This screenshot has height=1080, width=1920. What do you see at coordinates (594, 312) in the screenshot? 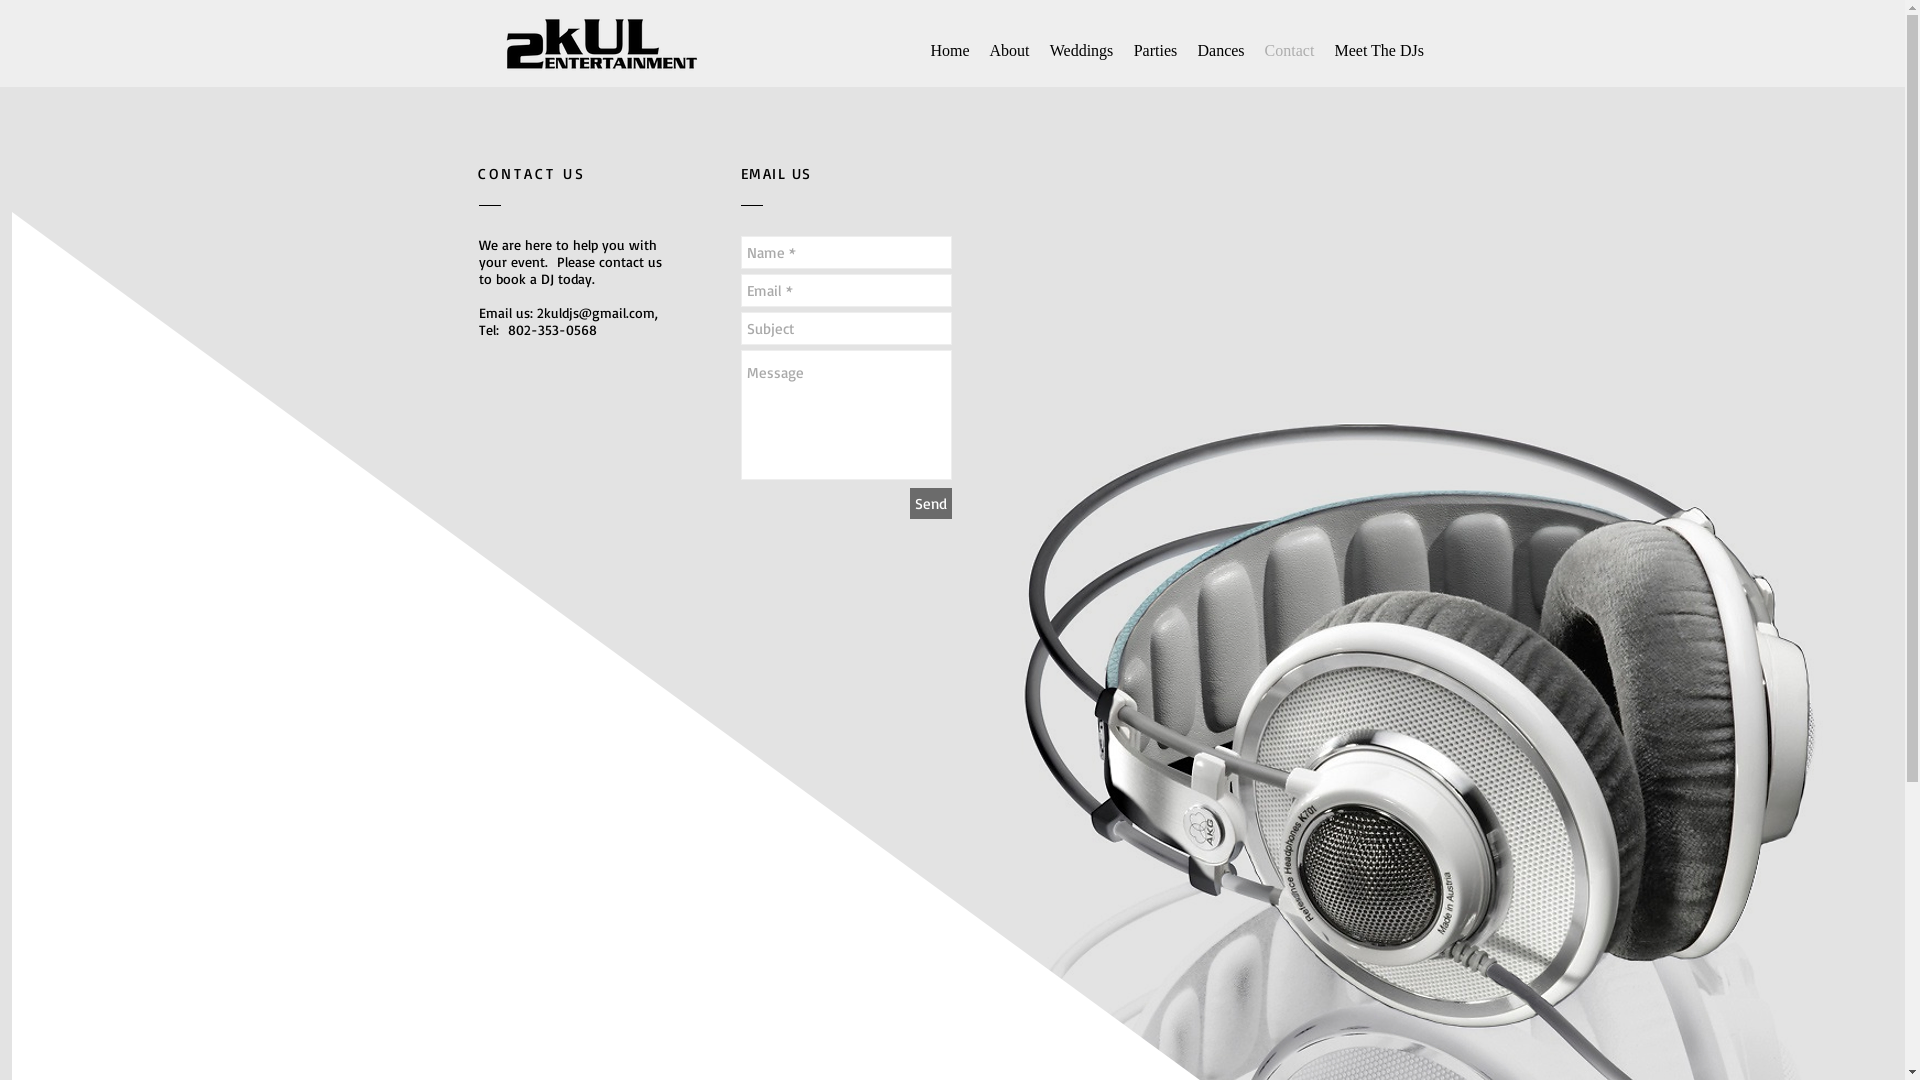
I see `'2kuldjs@gmail.com'` at bounding box center [594, 312].